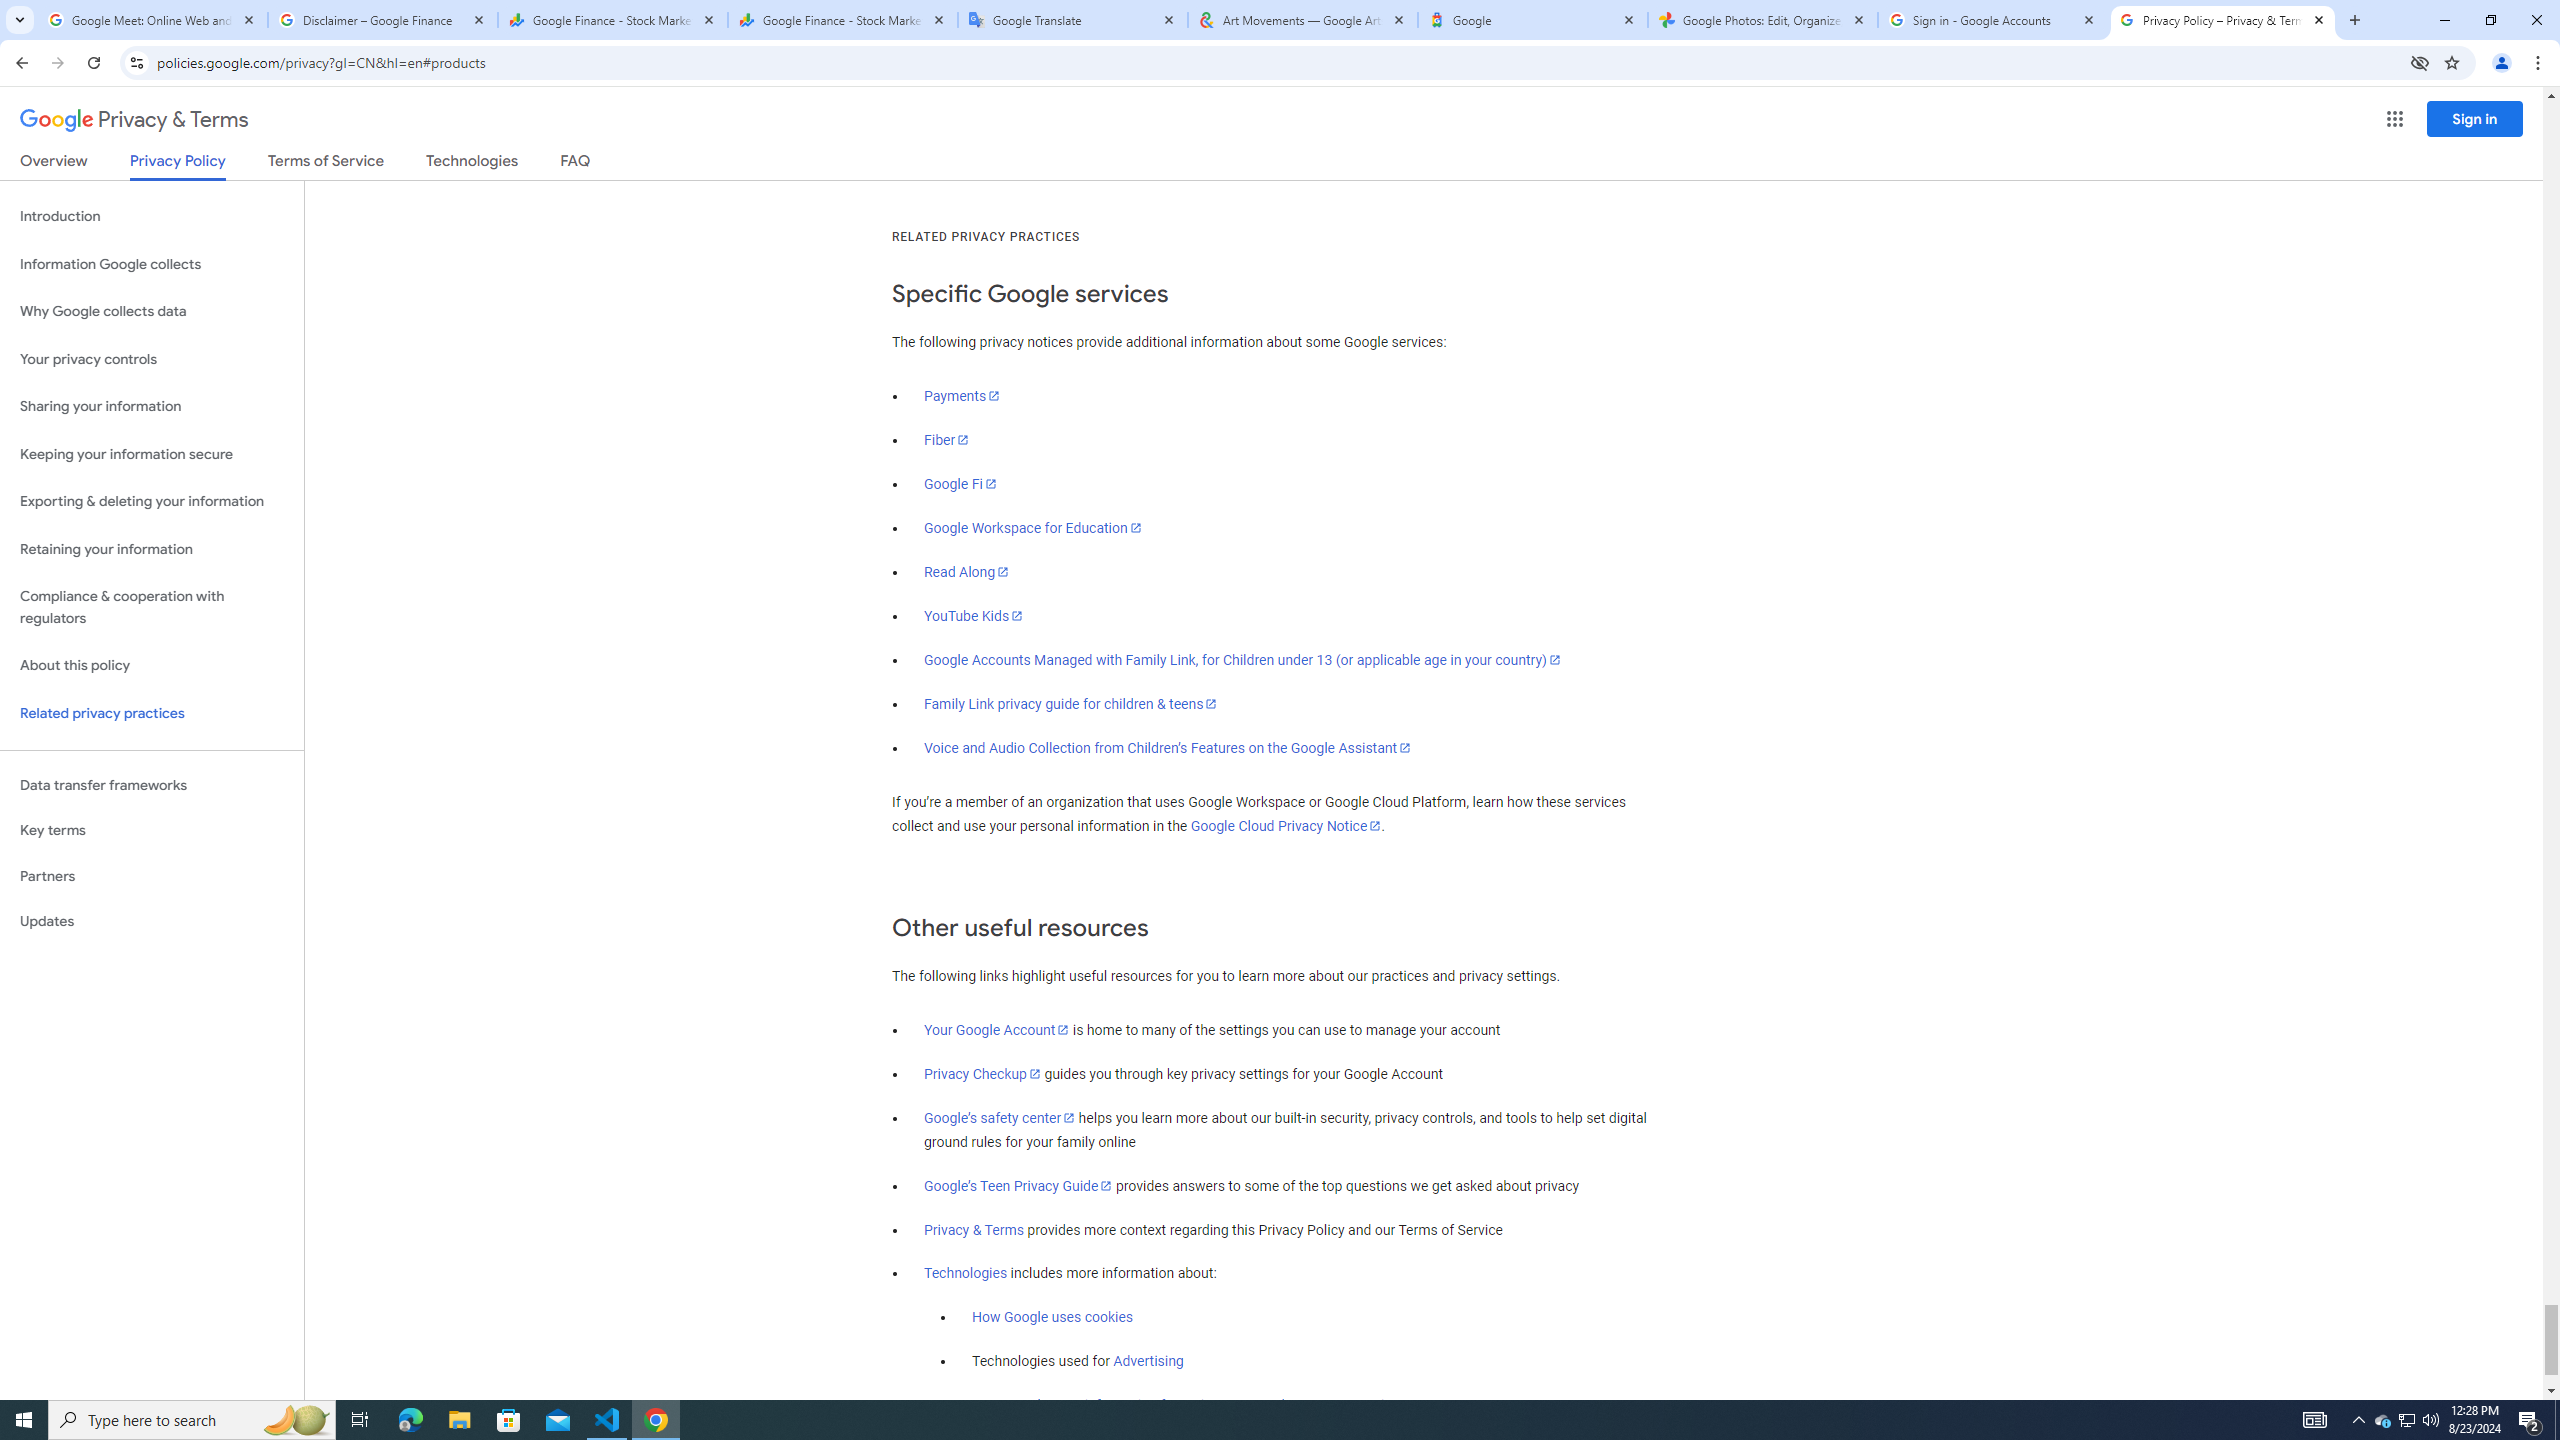  I want to click on 'Introduction', so click(151, 215).